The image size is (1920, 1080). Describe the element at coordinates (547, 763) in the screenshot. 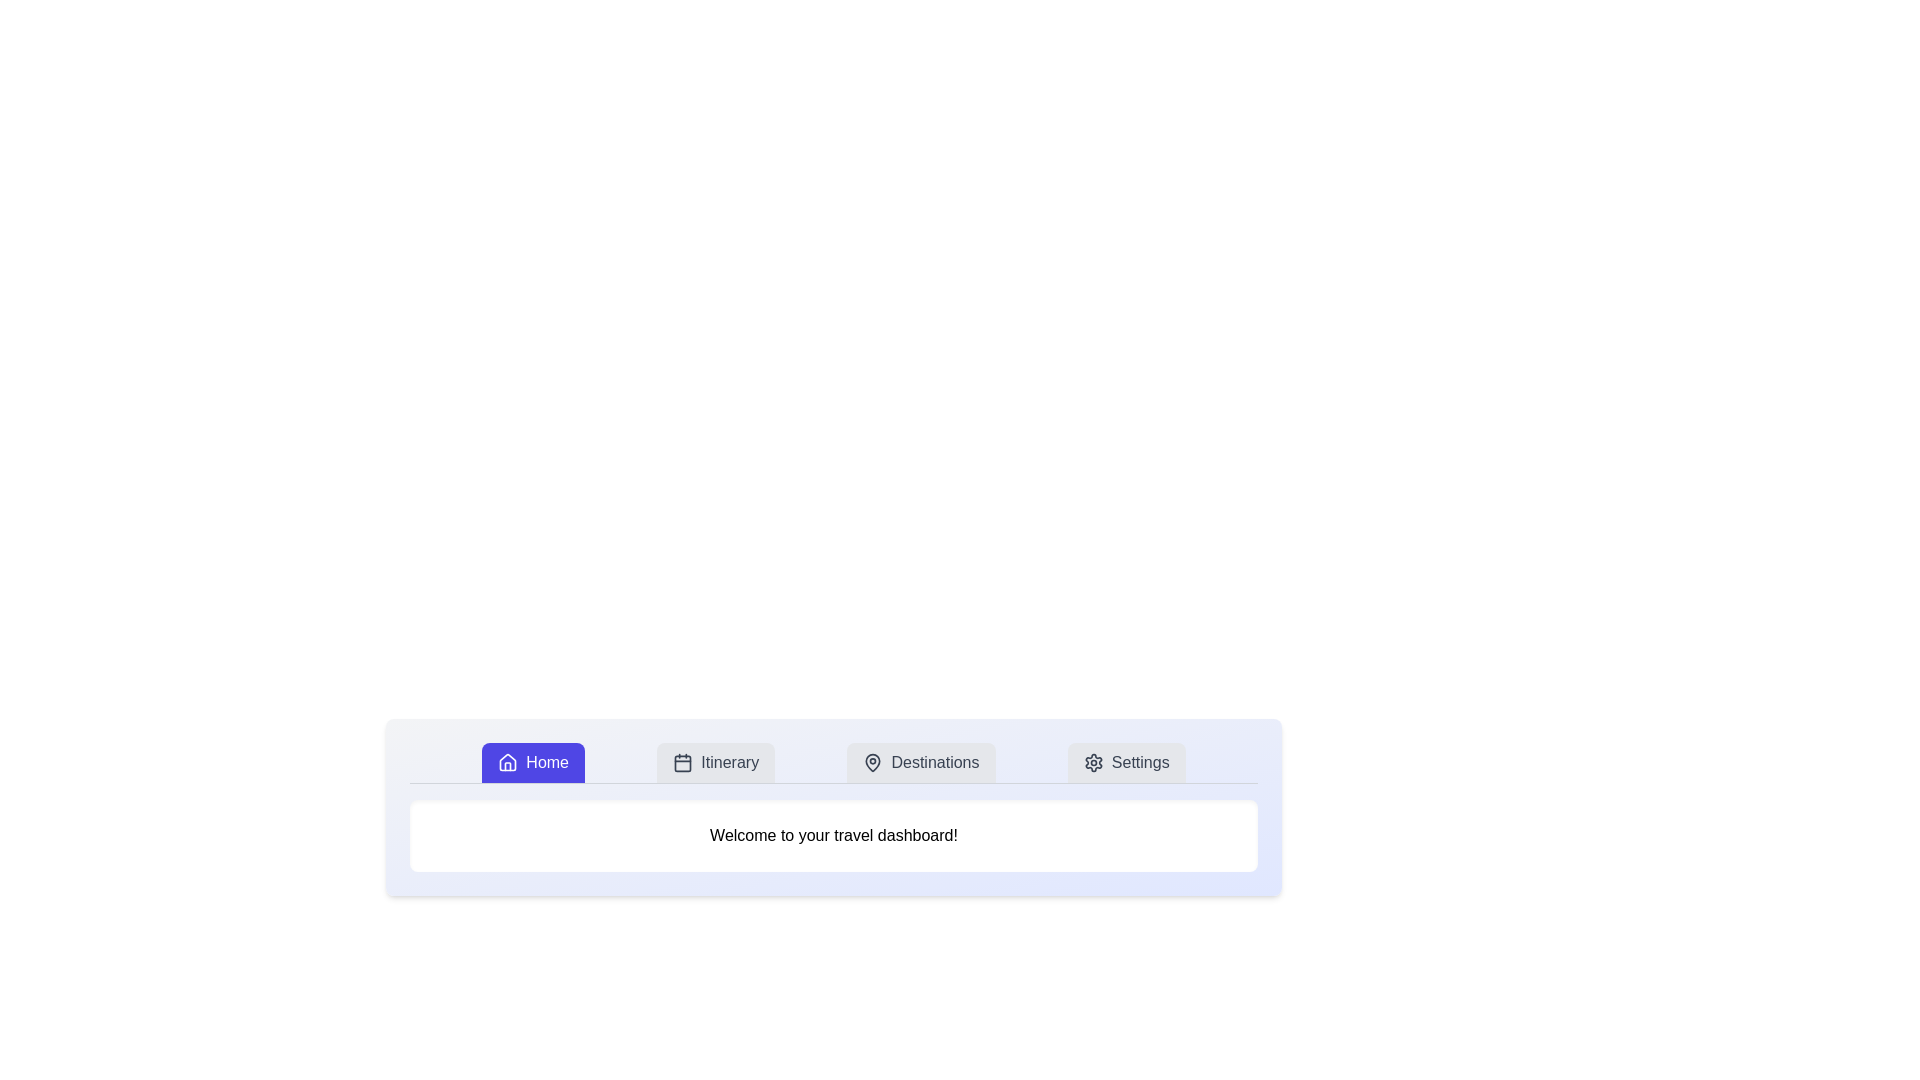

I see `the 'Home' text label located in the top-left section of the navigation bar` at that location.